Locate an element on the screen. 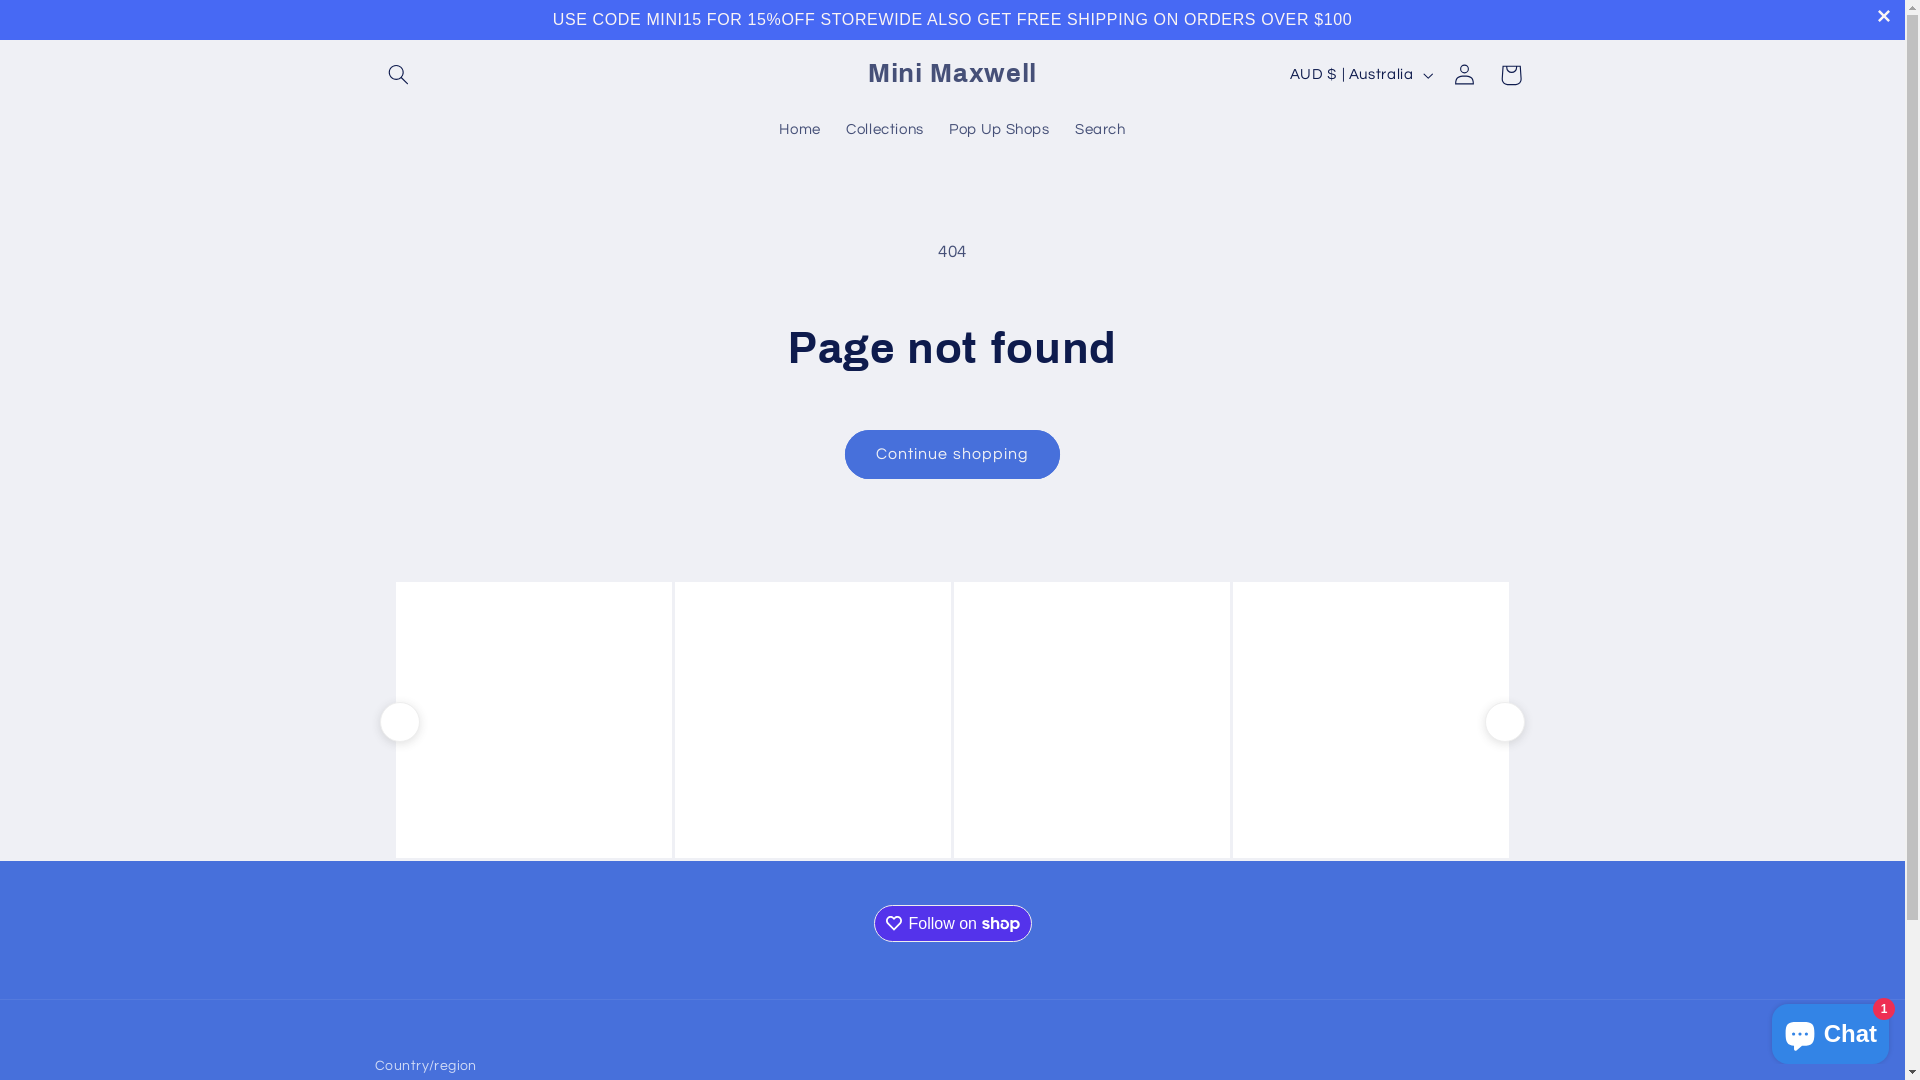 The image size is (1920, 1080). 'Continue shopping' is located at coordinates (952, 454).